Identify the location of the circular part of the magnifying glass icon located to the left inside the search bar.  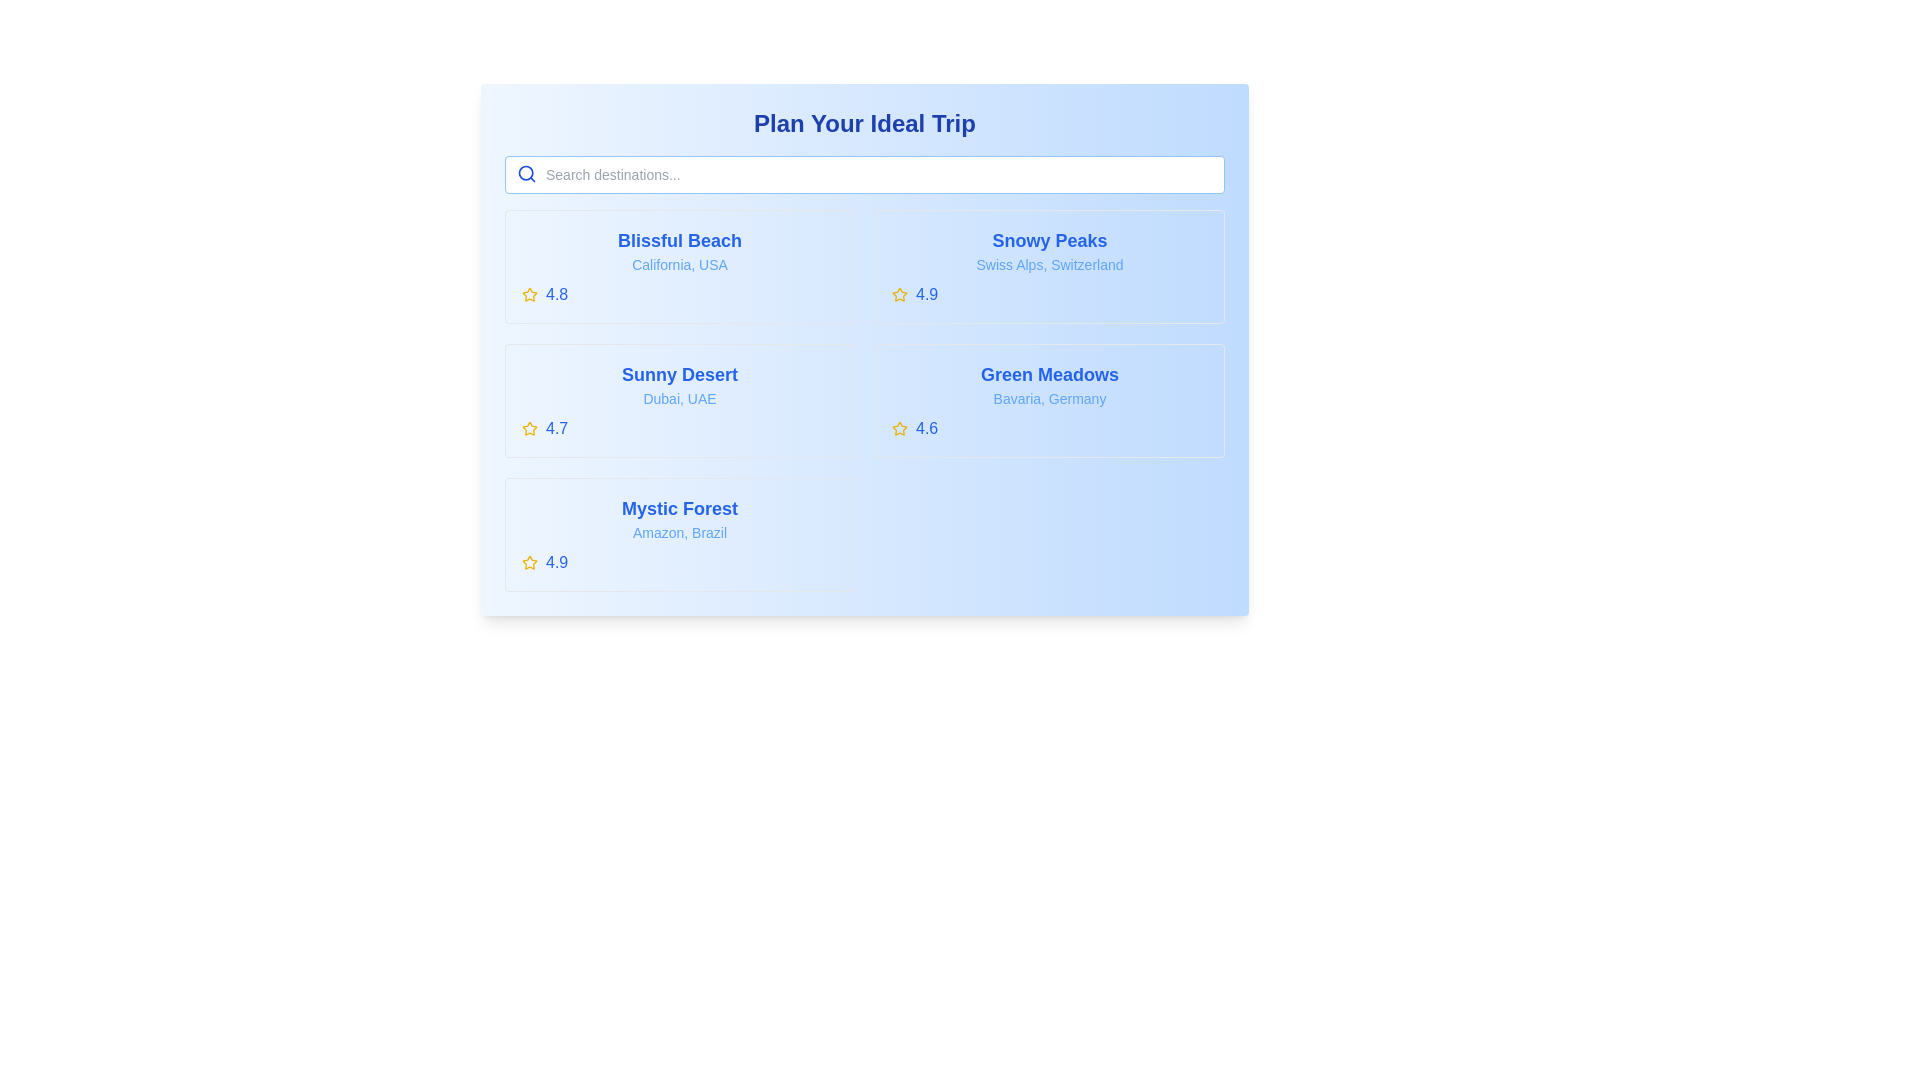
(526, 172).